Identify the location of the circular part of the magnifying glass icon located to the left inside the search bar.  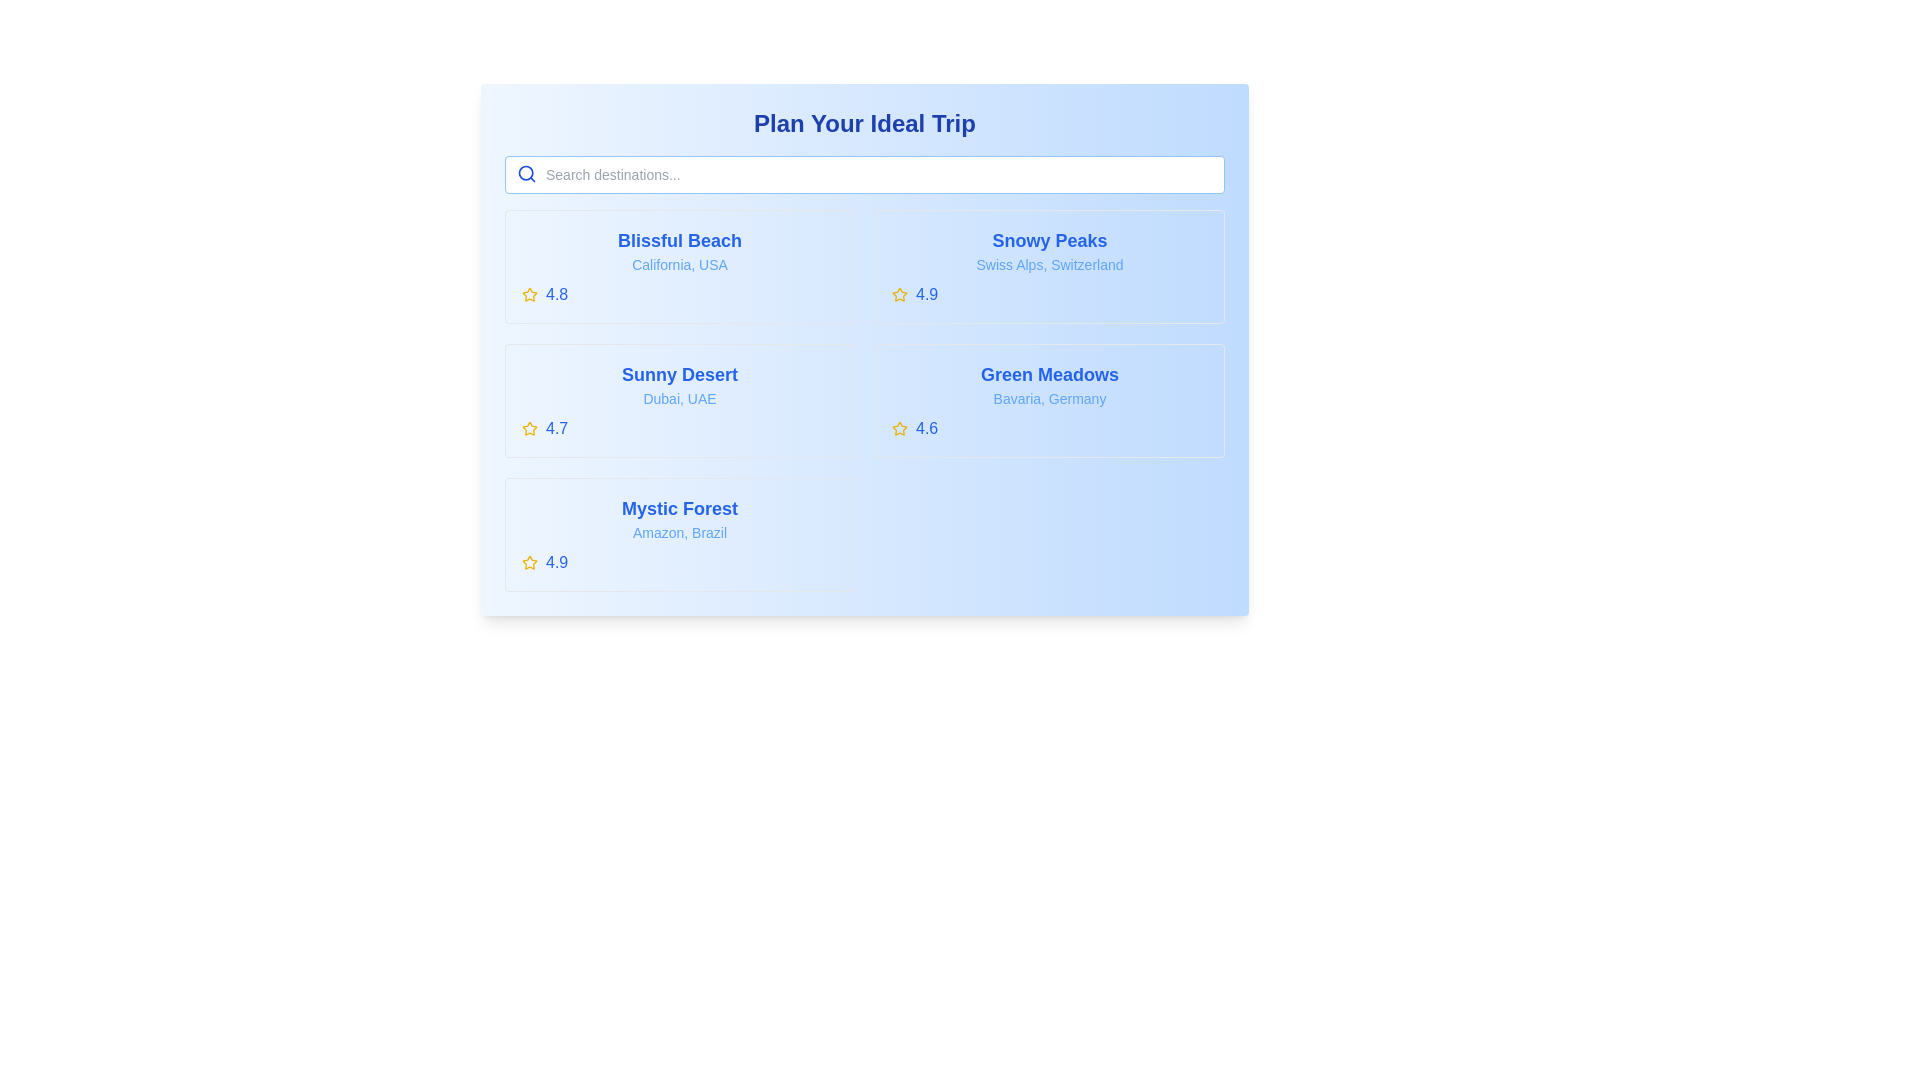
(526, 172).